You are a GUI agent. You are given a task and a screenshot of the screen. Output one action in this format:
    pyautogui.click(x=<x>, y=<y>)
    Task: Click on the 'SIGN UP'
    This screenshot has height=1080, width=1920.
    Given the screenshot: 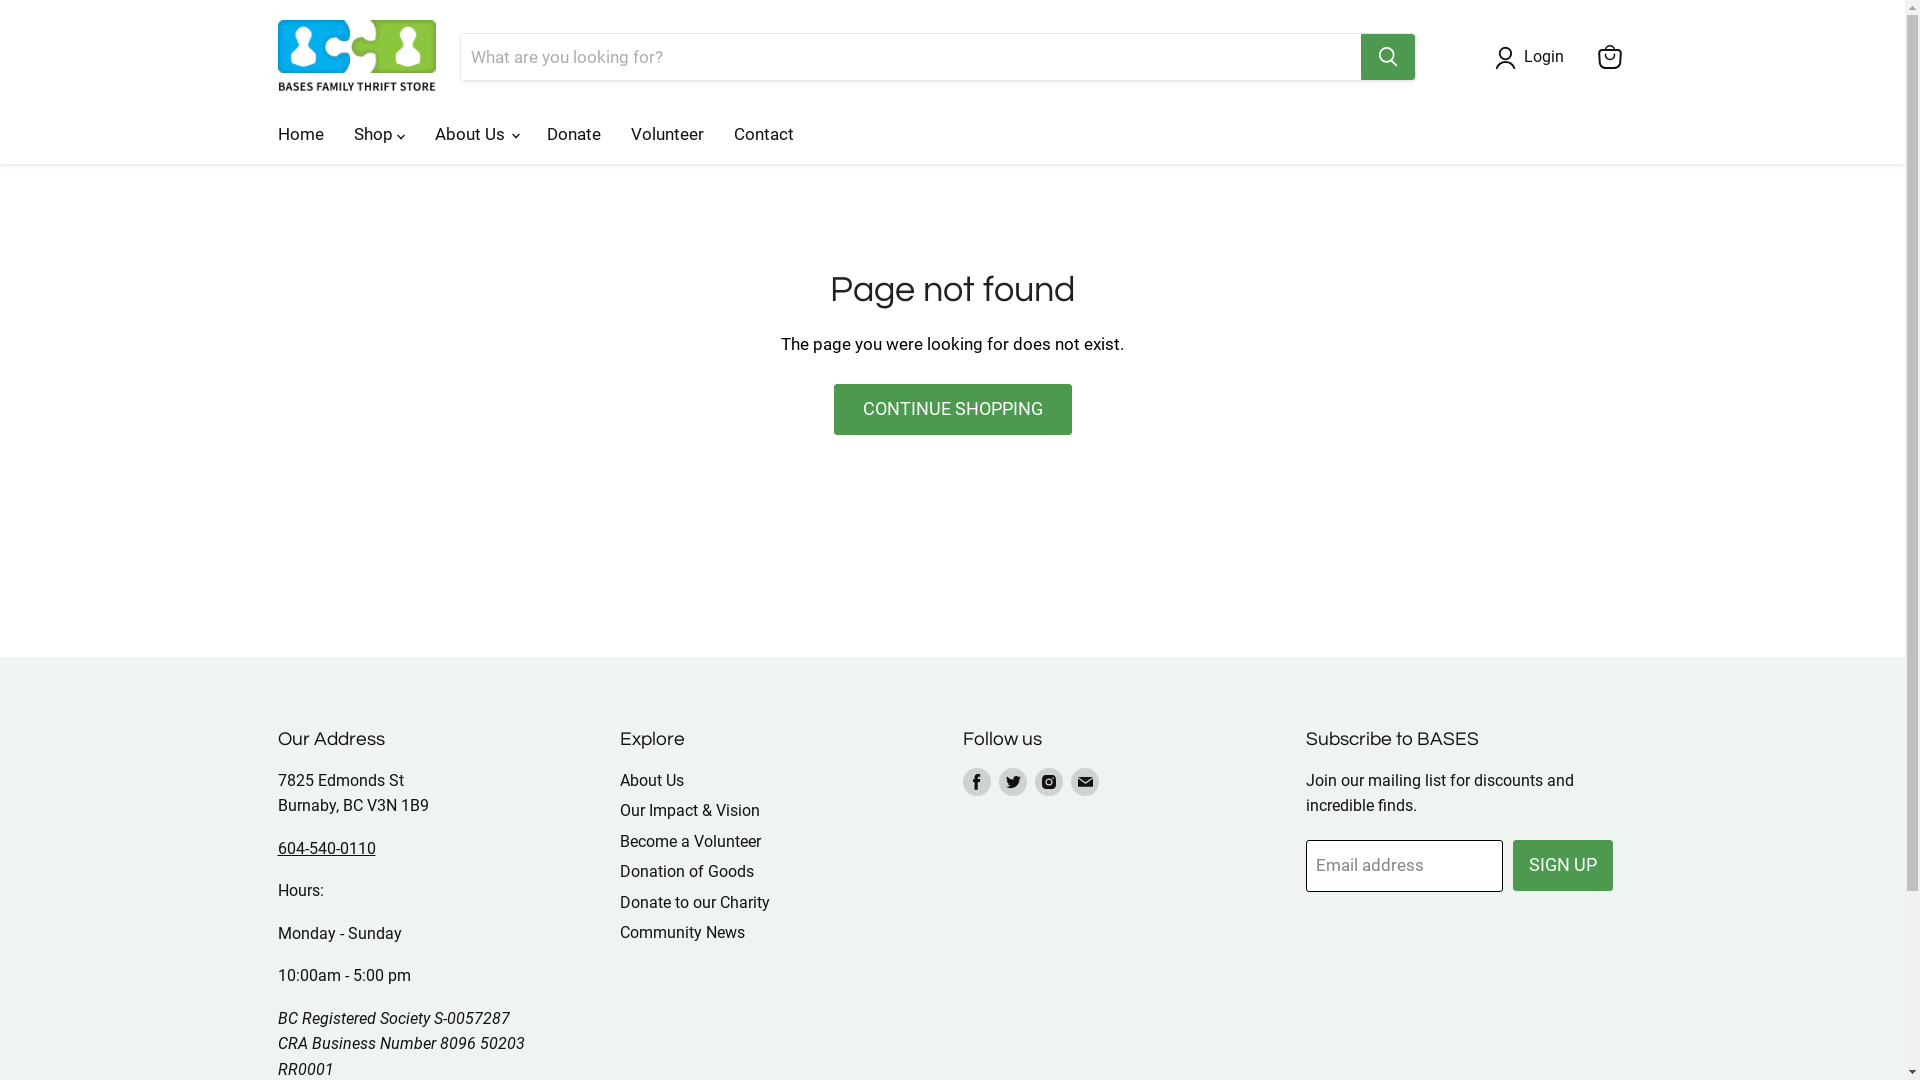 What is the action you would take?
    pyautogui.click(x=1562, y=864)
    